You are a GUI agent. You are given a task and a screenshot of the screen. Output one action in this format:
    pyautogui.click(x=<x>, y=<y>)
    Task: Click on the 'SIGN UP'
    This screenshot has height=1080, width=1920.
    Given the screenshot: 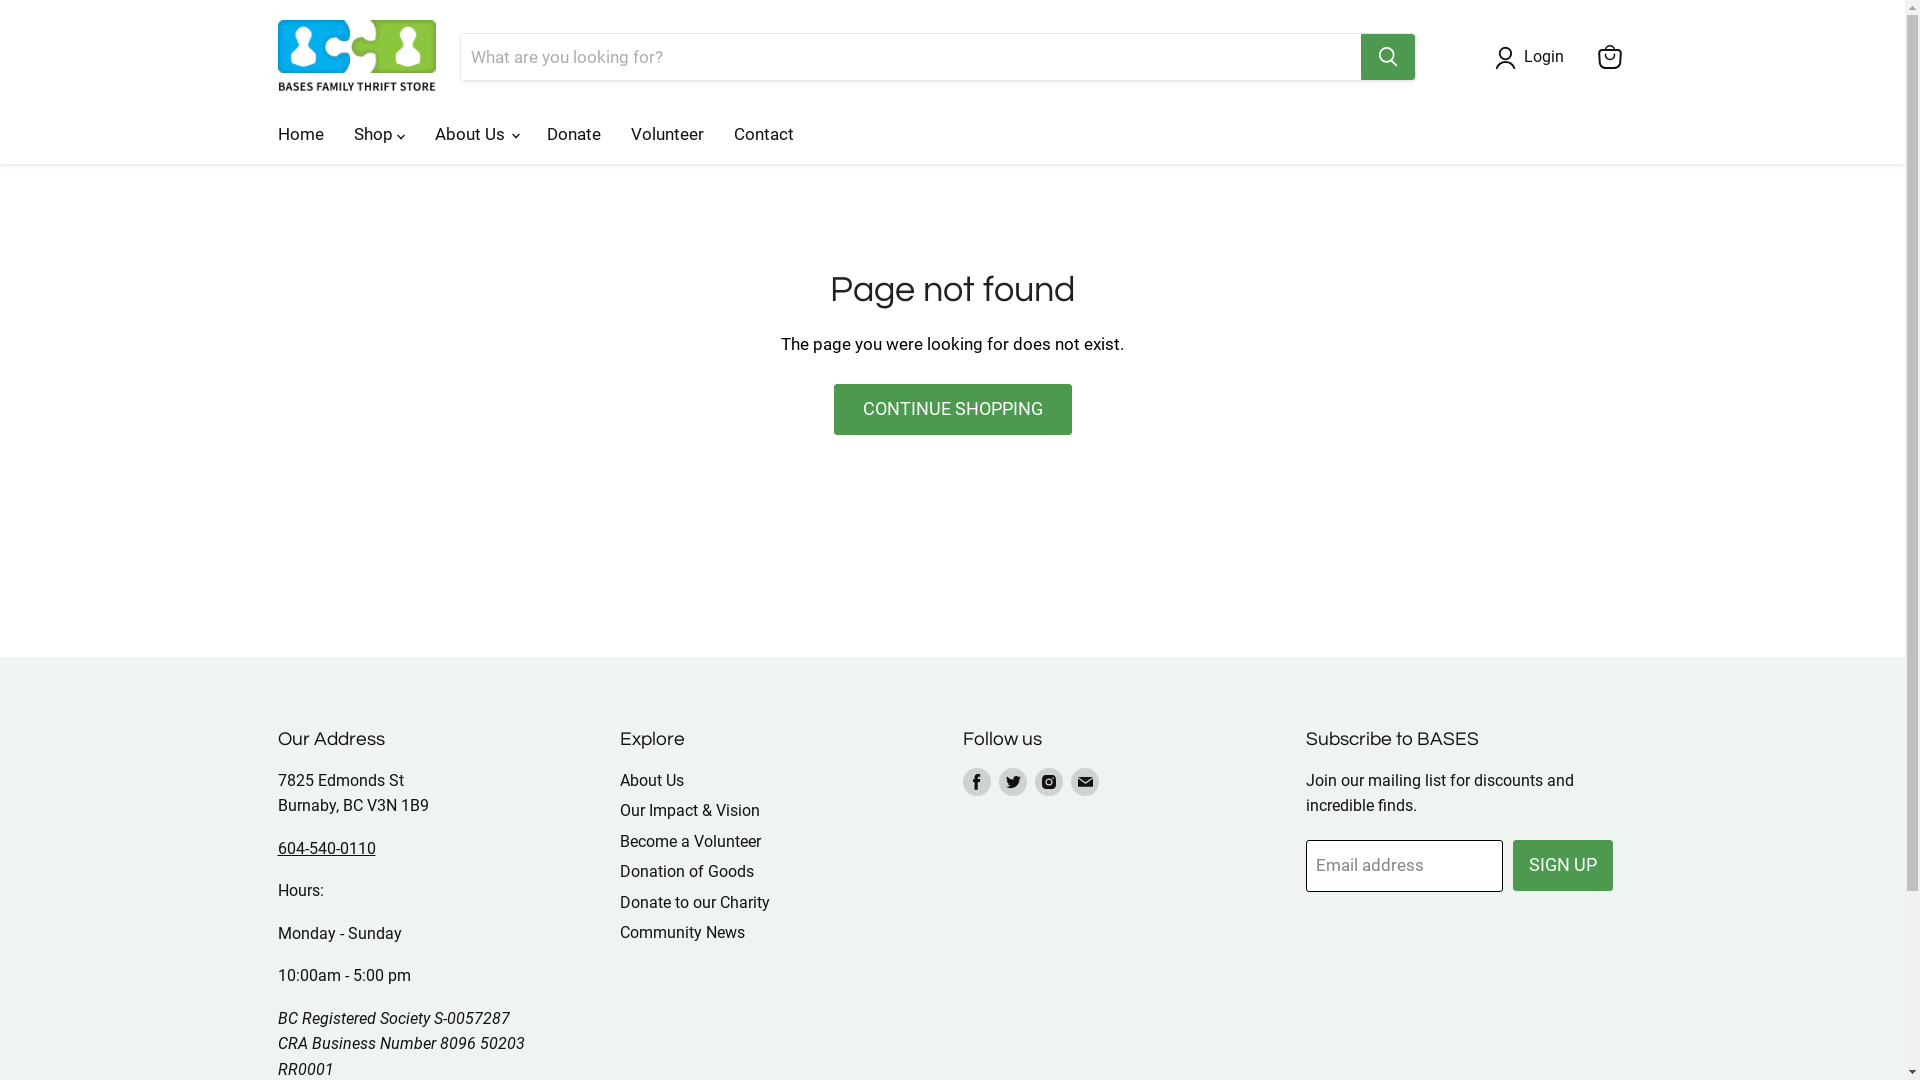 What is the action you would take?
    pyautogui.click(x=1562, y=864)
    